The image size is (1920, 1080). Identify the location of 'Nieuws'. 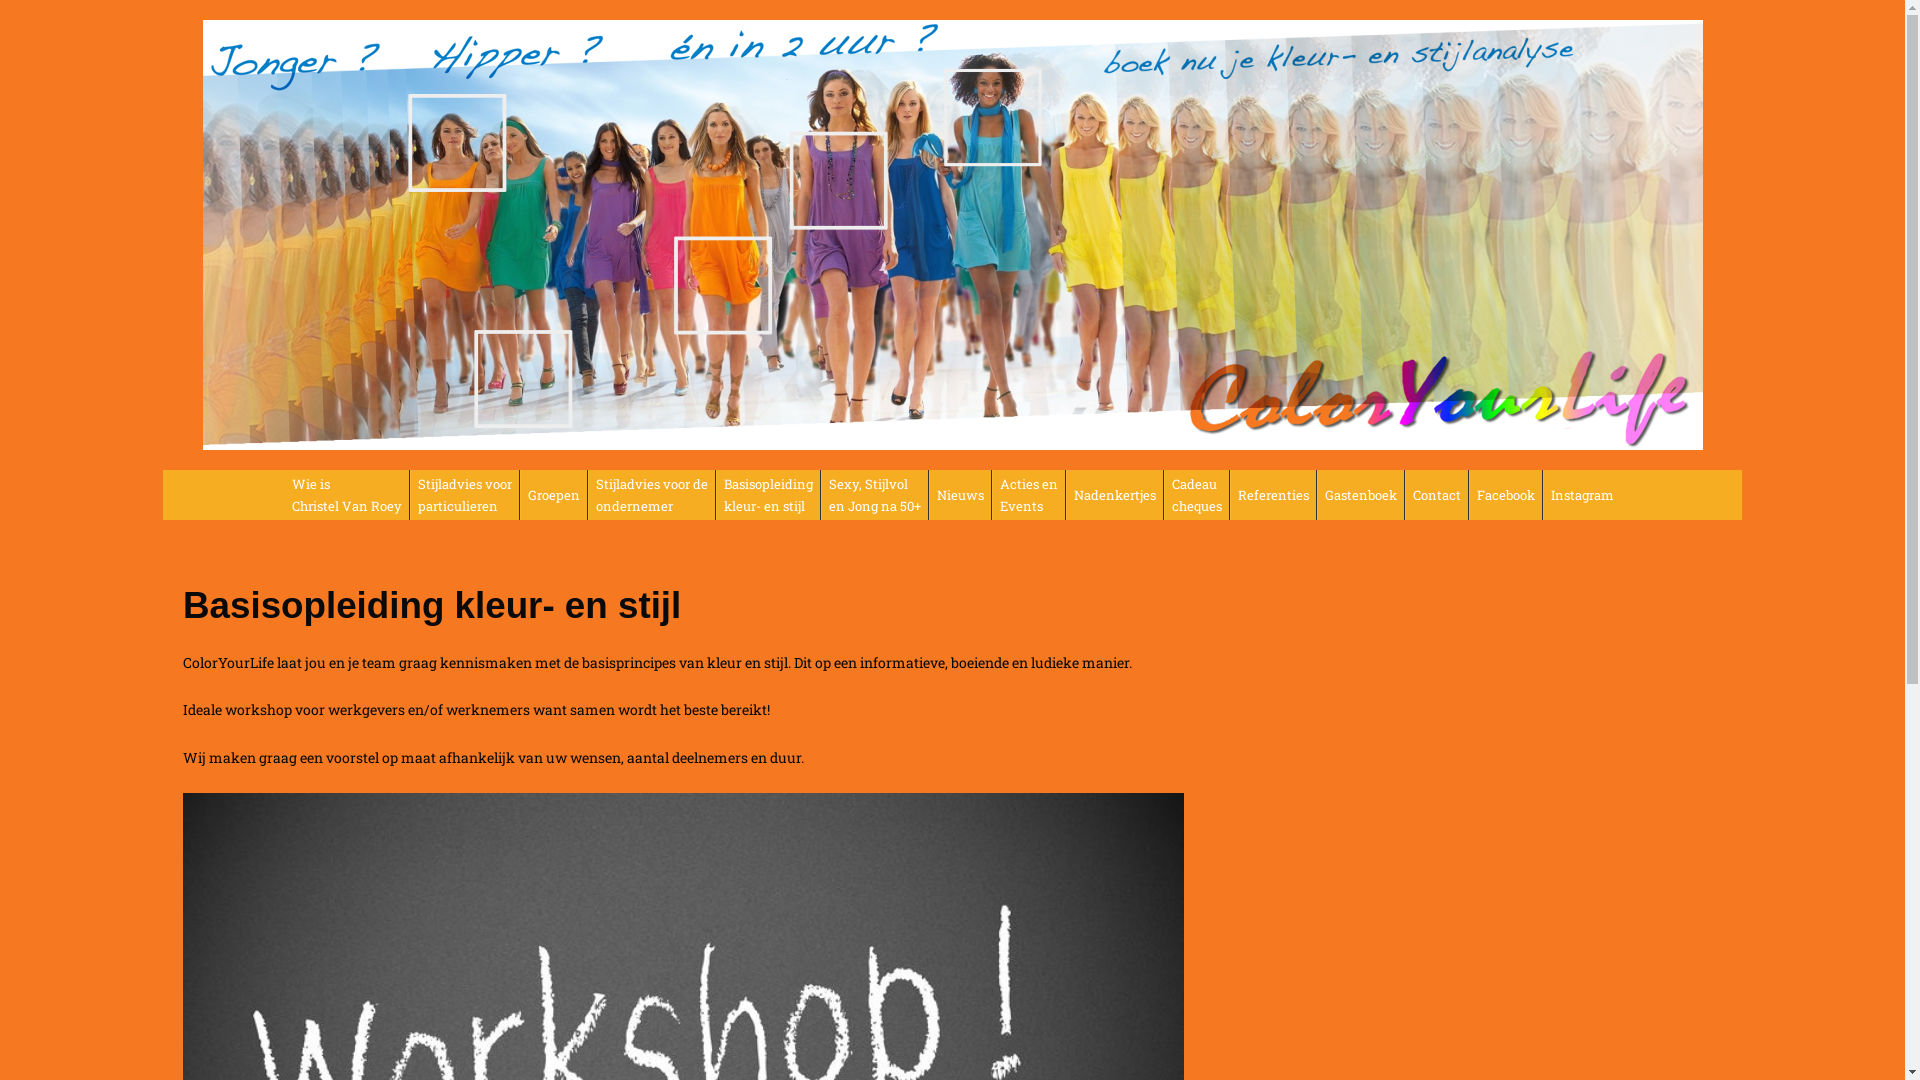
(960, 494).